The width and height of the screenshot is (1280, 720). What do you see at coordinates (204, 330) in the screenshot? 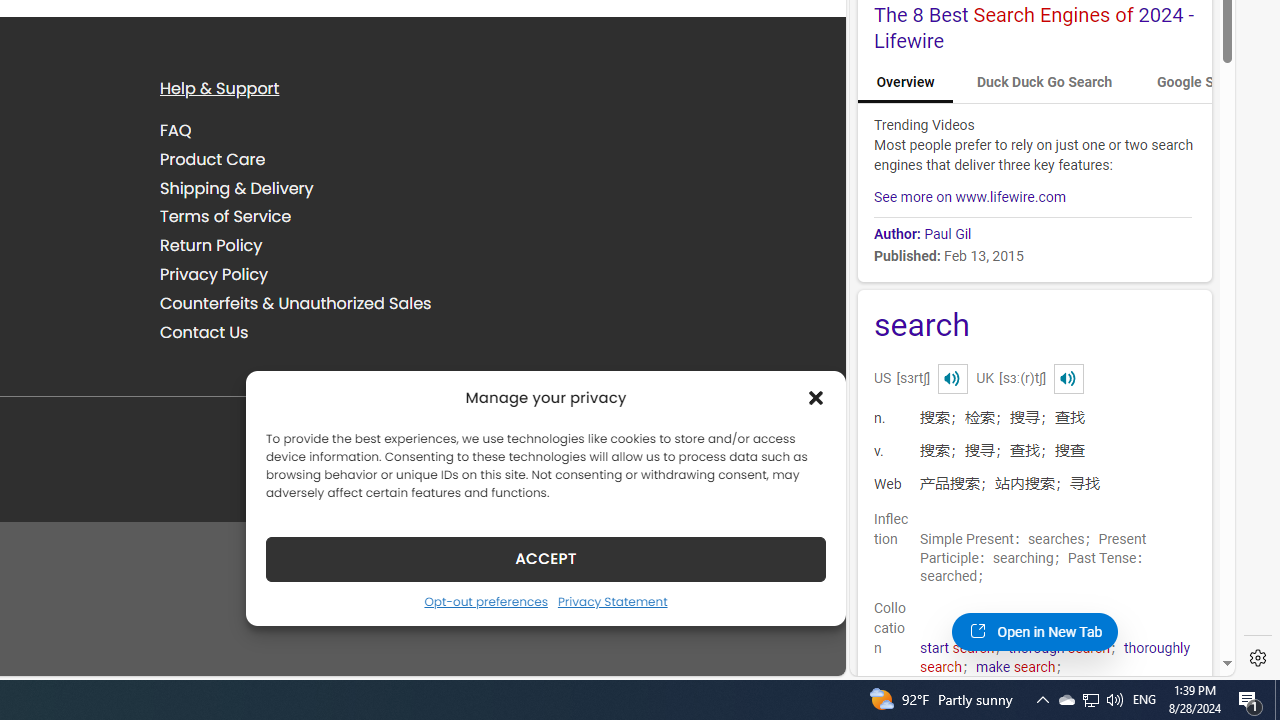
I see `'Contact Us'` at bounding box center [204, 330].